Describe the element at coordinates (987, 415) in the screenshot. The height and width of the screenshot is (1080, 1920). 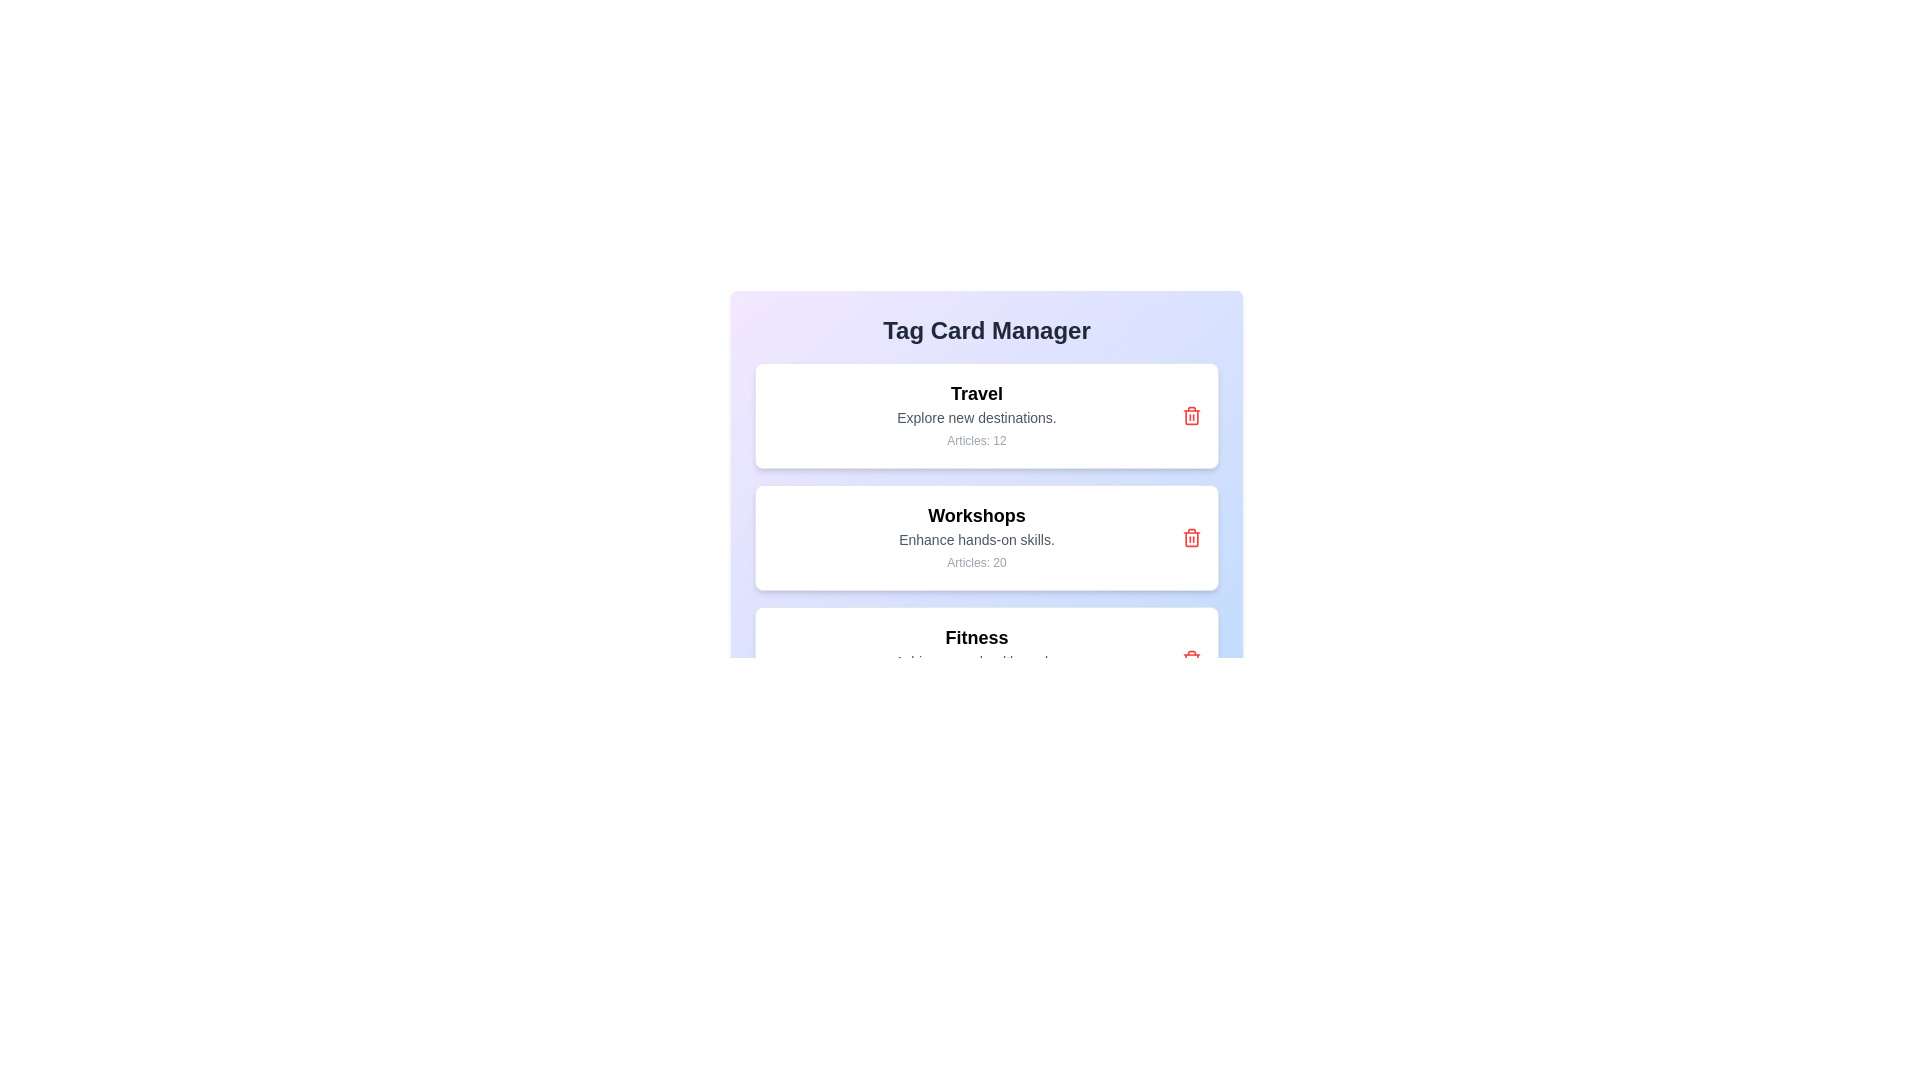
I see `the tag card labeled Travel` at that location.